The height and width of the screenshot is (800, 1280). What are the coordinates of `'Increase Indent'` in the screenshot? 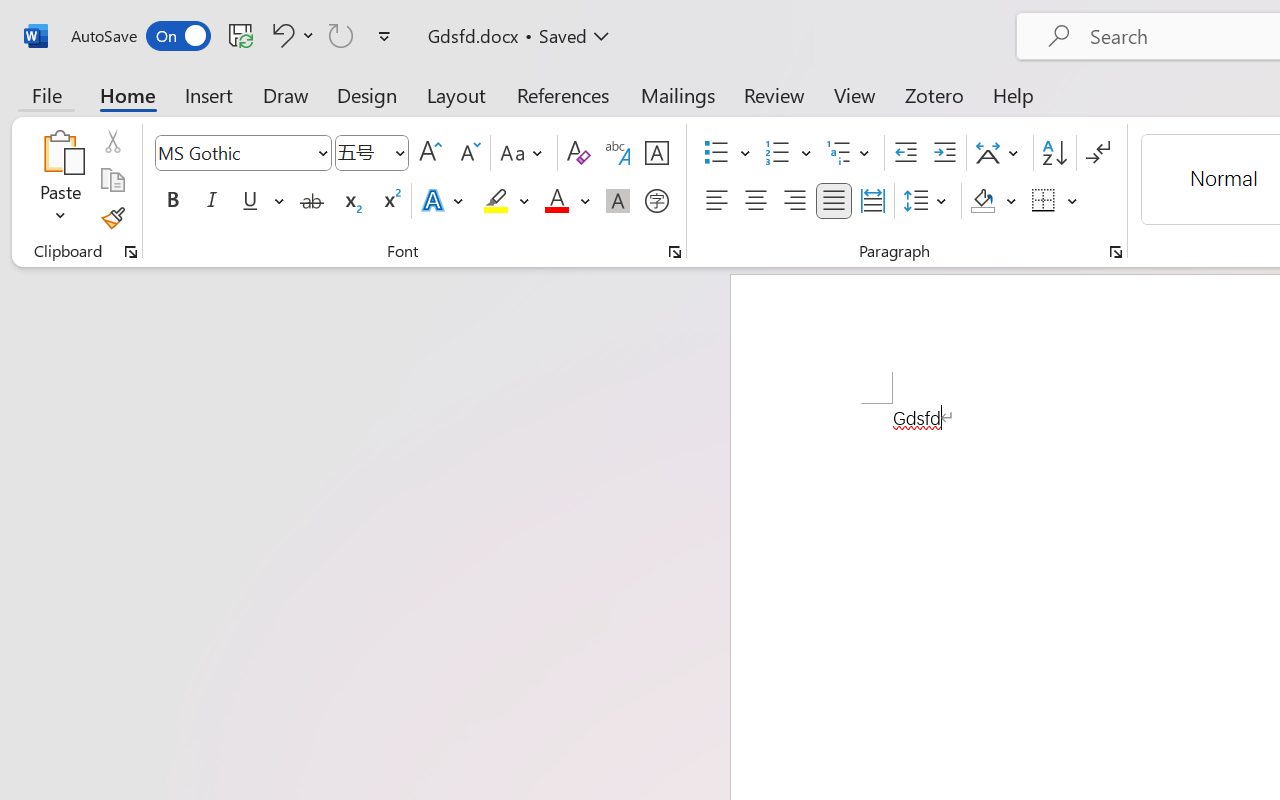 It's located at (943, 153).